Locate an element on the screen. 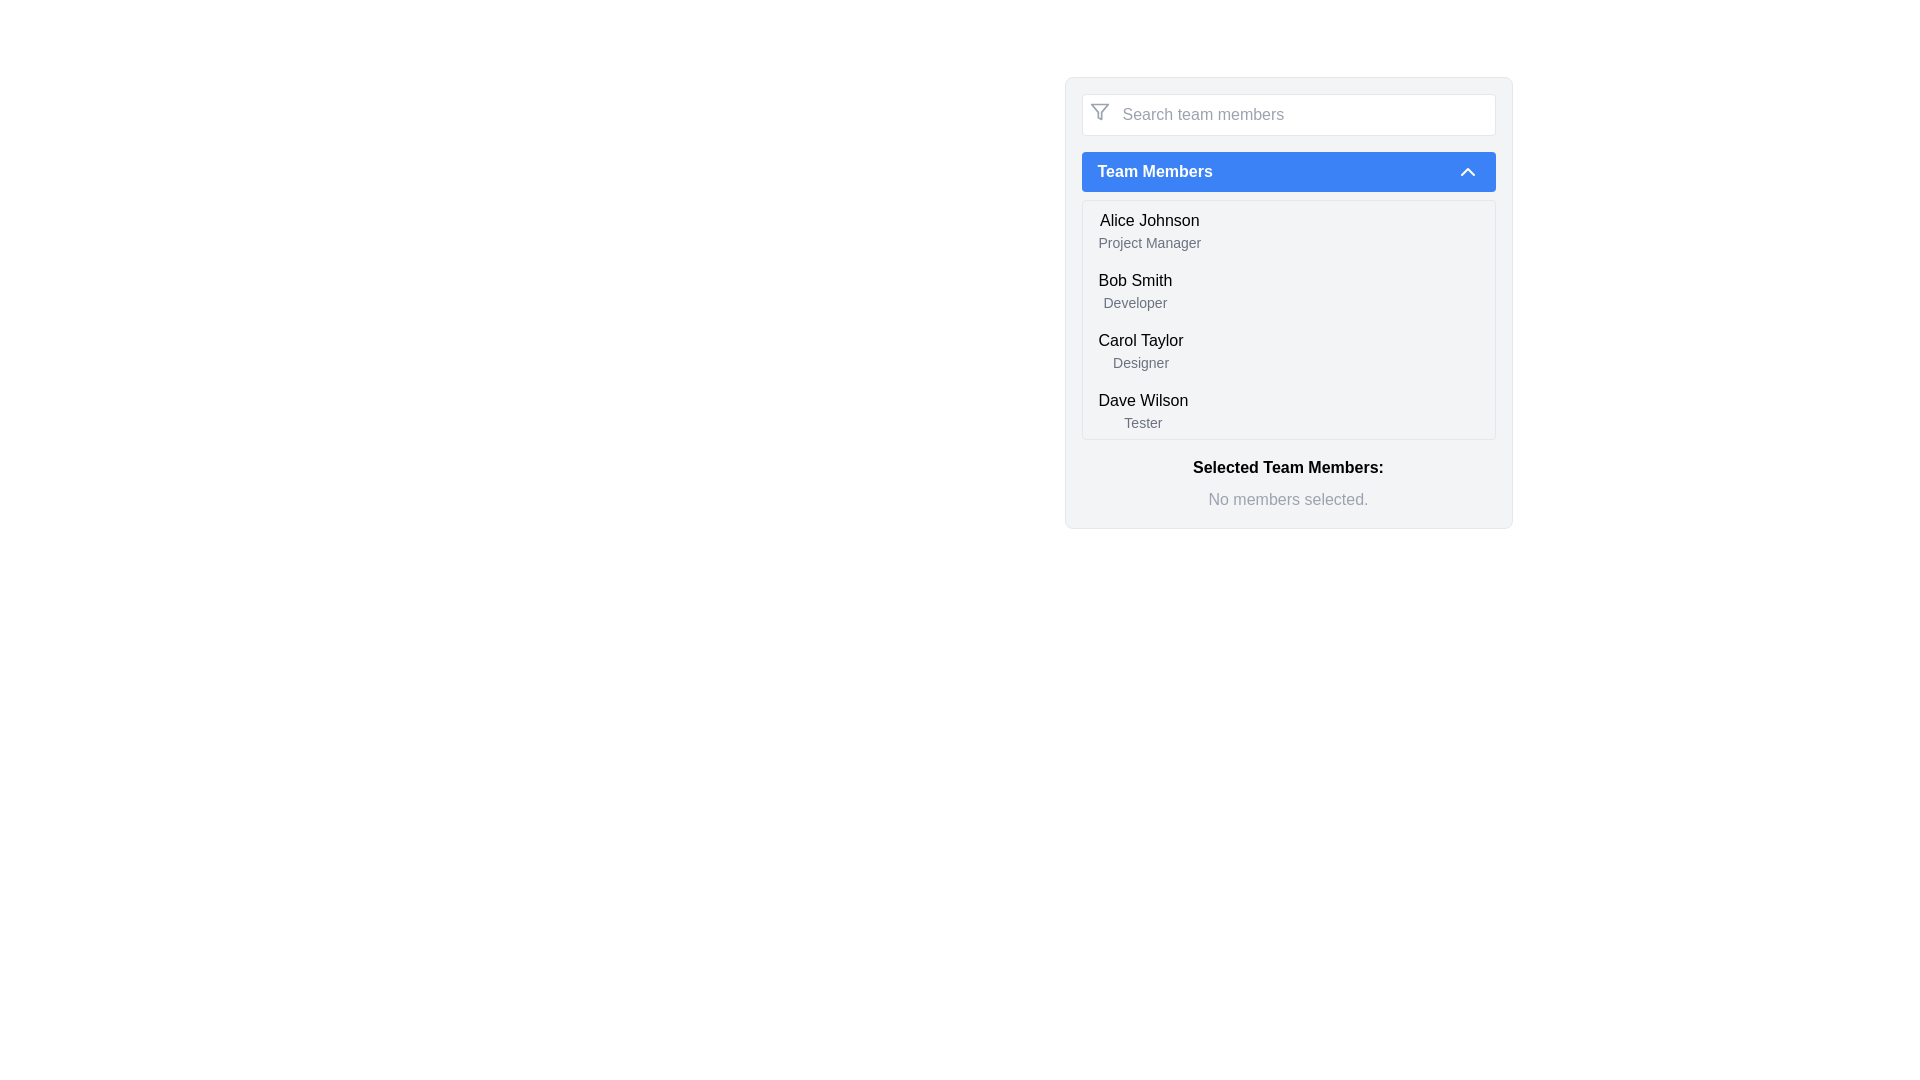 The height and width of the screenshot is (1080, 1920). the text label displaying 'Dave Wilson' and 'Tester' is located at coordinates (1143, 410).